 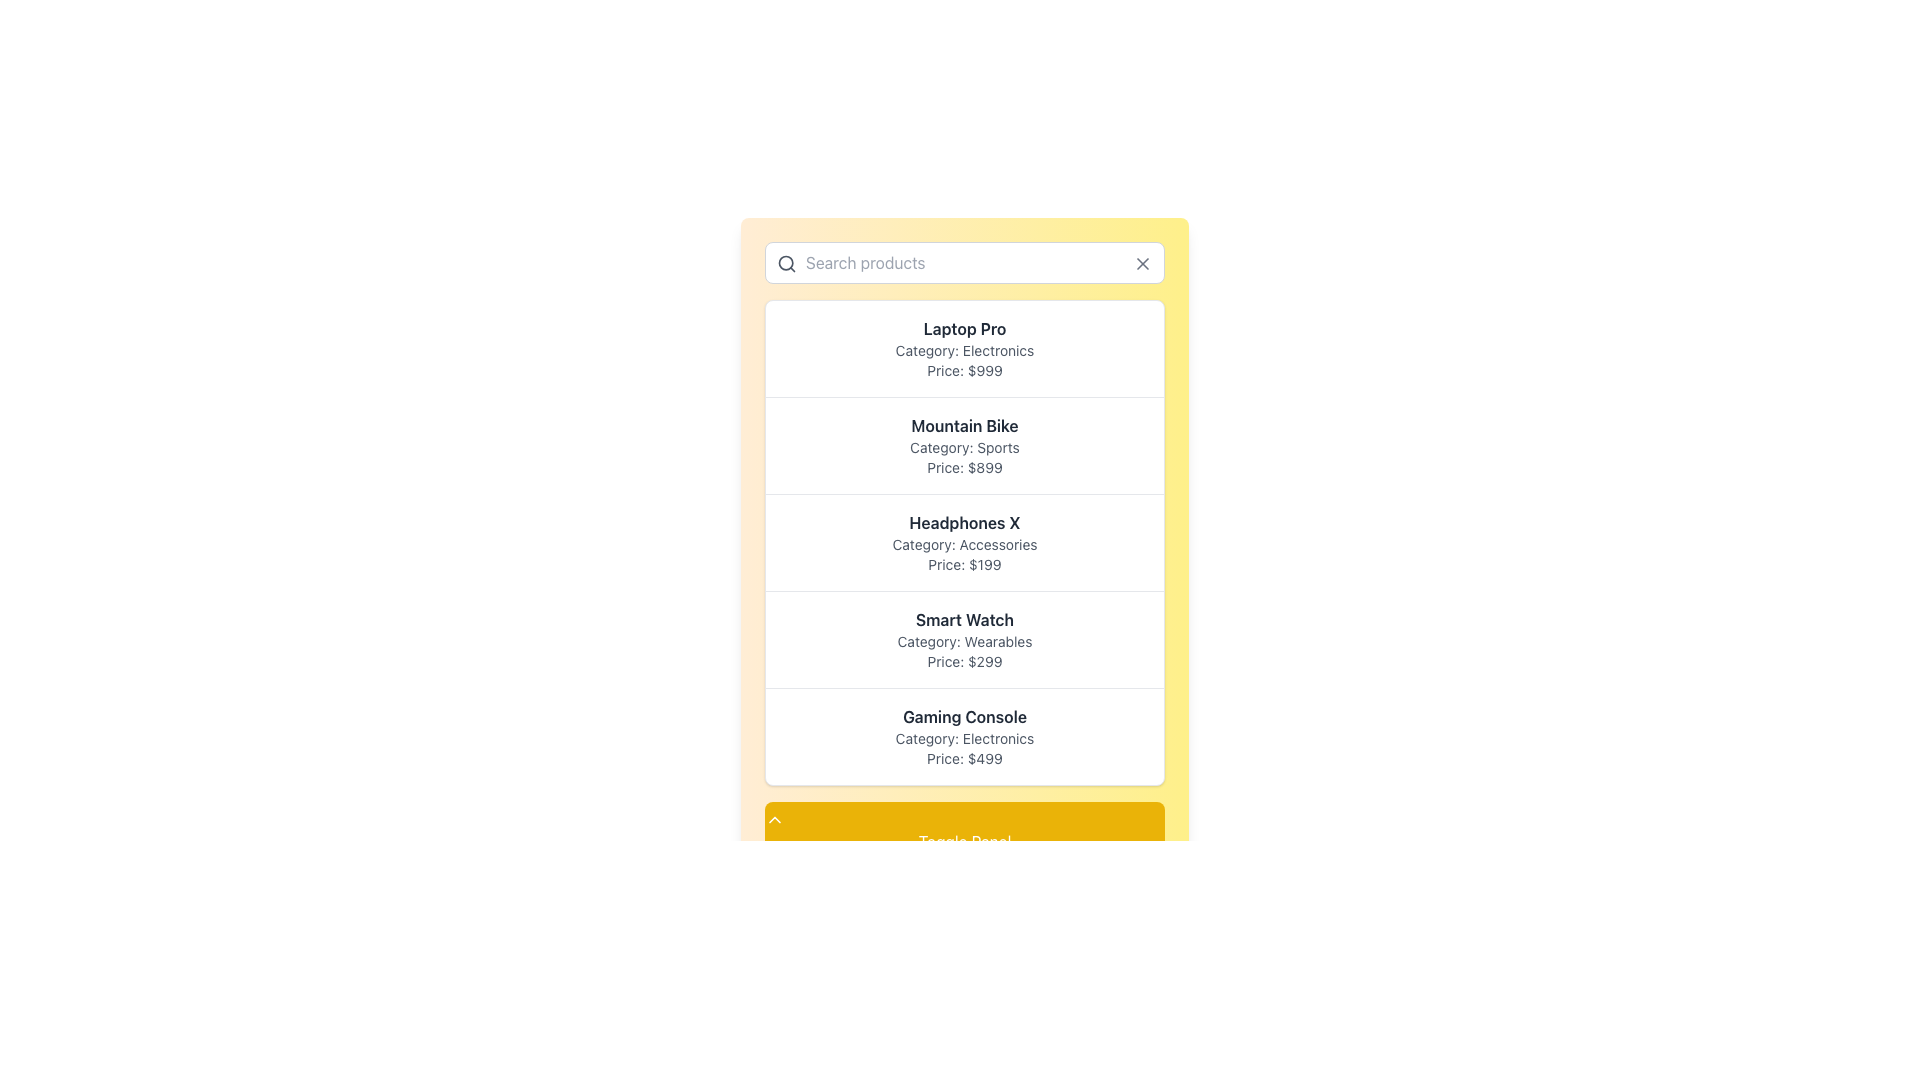 What do you see at coordinates (773, 820) in the screenshot?
I see `the icon that serves as a visual indicator for toggling or collapsing the associated panel, located inside the 'Toggle Panel' button at the bottom right corner` at bounding box center [773, 820].